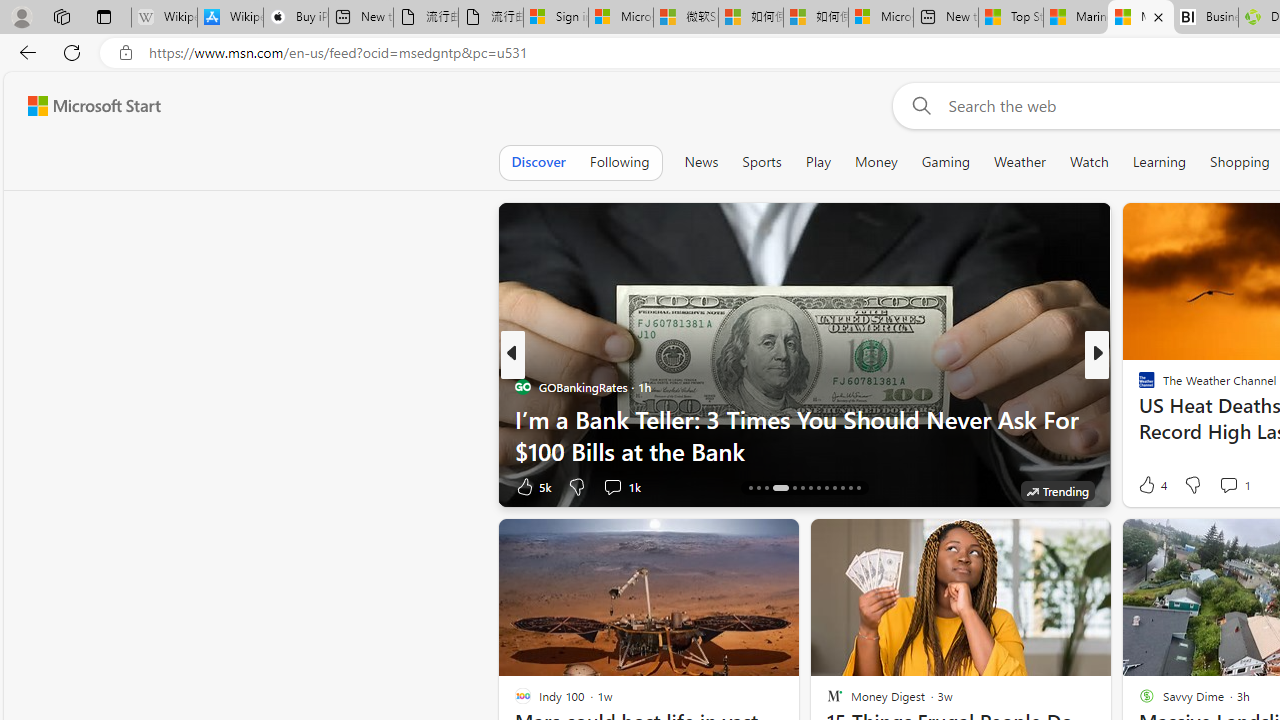 Image resolution: width=1280 pixels, height=720 pixels. Describe the element at coordinates (833, 488) in the screenshot. I see `'AutomationID: tab-23'` at that location.